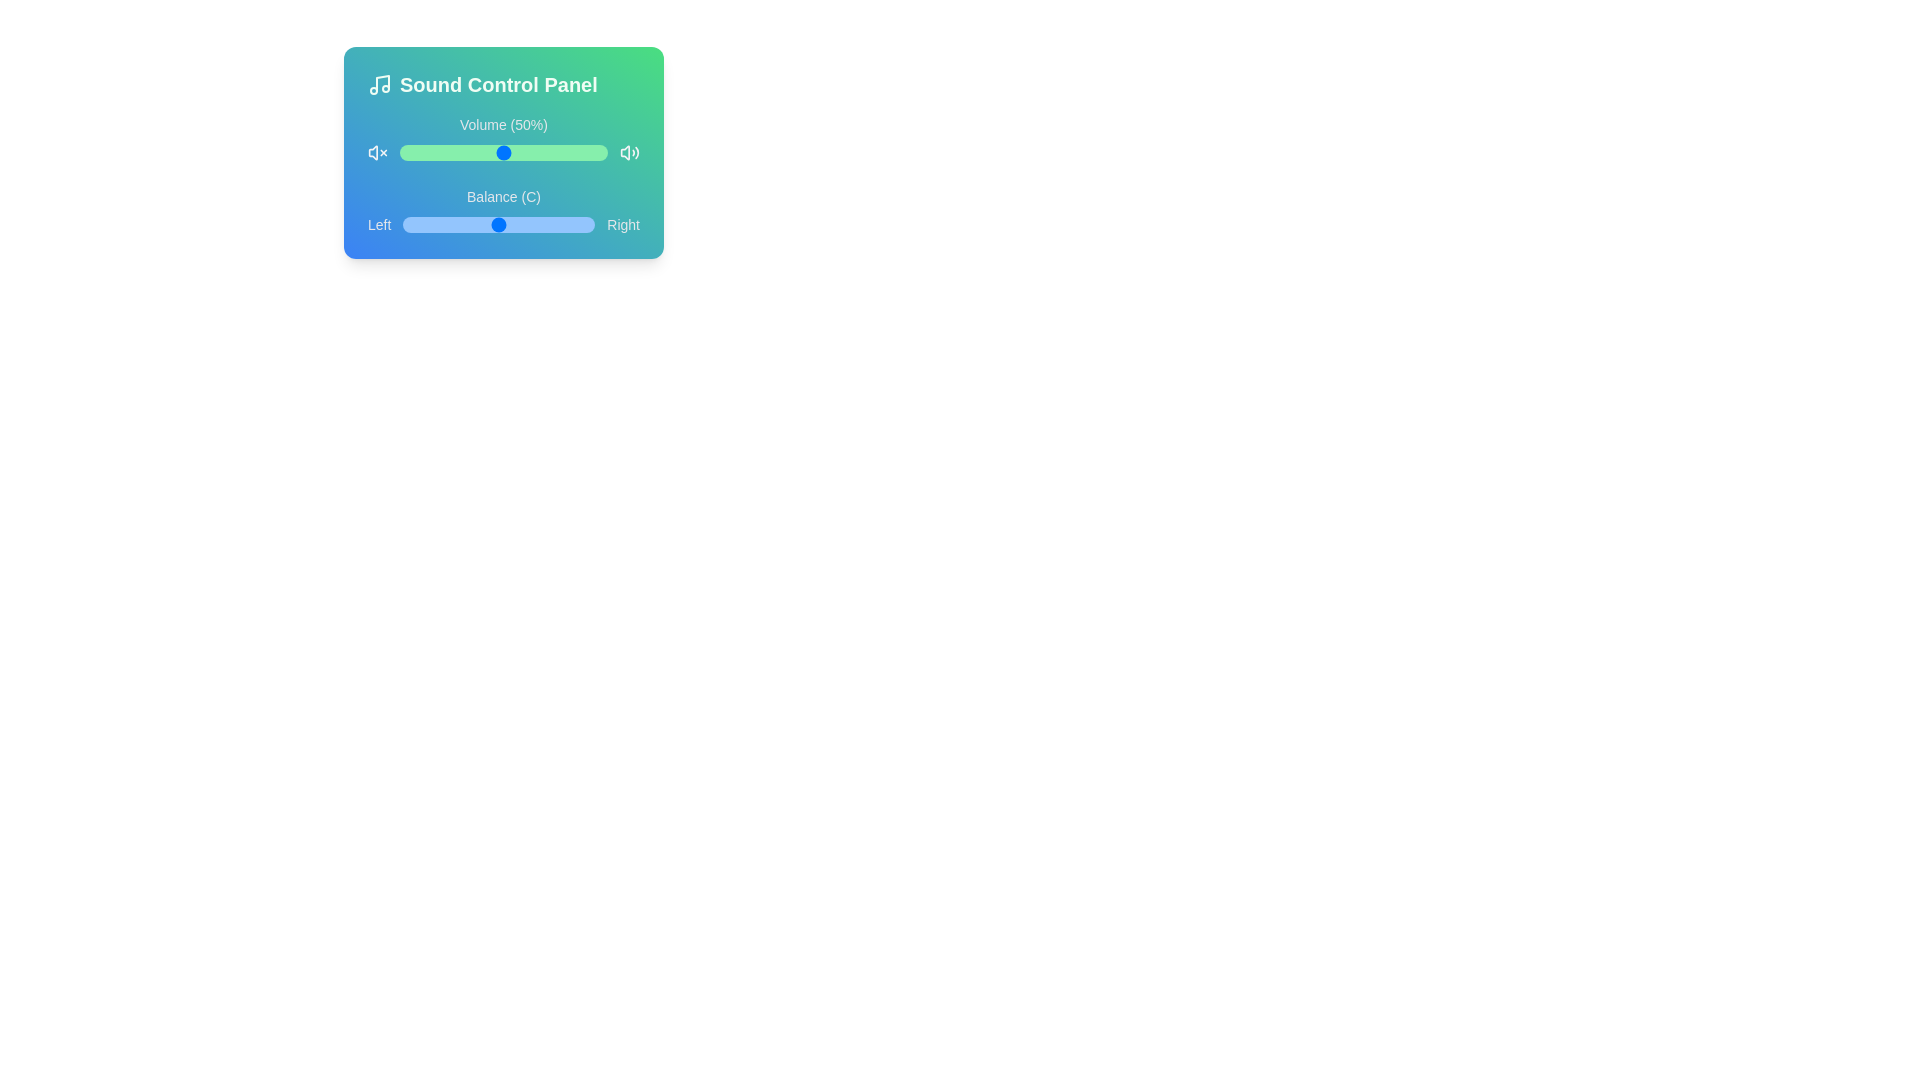  I want to click on the volume level, so click(526, 152).